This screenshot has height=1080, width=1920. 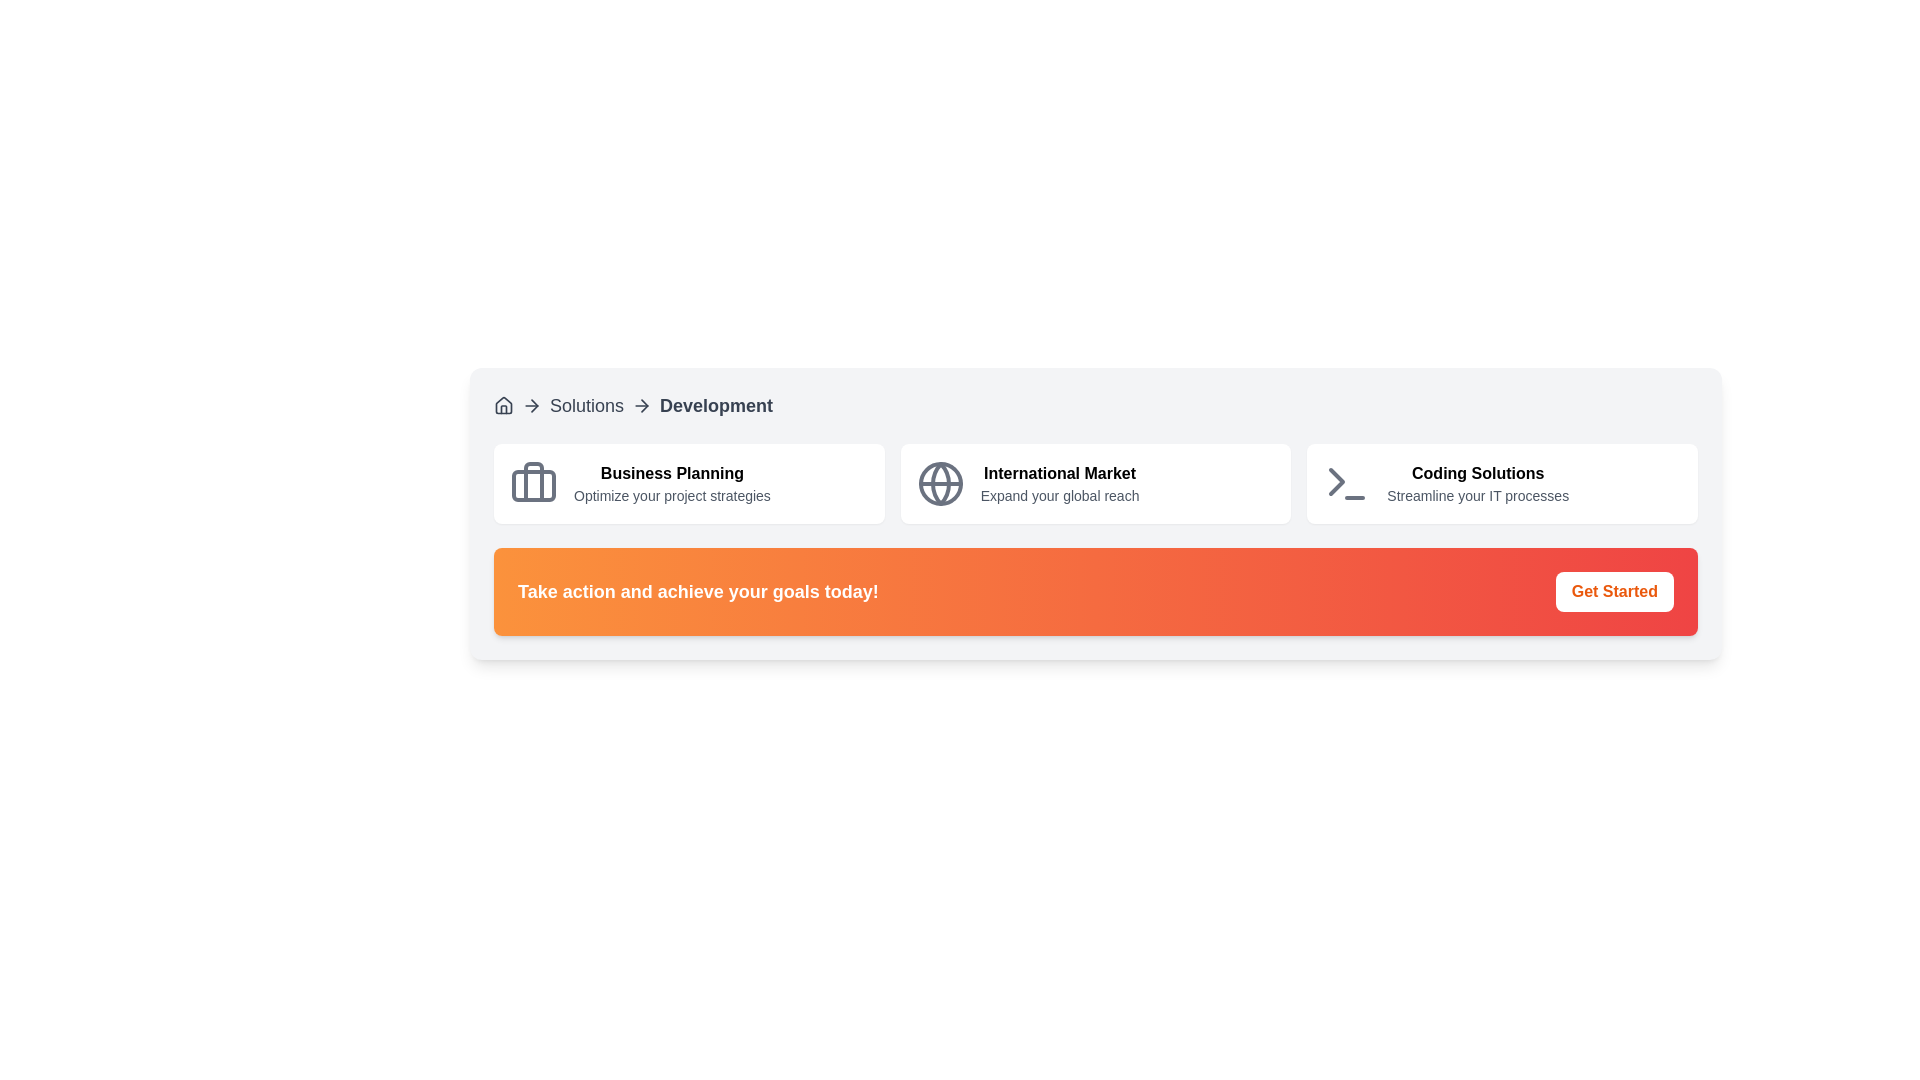 What do you see at coordinates (672, 483) in the screenshot?
I see `the descriptive display component titled 'Business Planning'` at bounding box center [672, 483].